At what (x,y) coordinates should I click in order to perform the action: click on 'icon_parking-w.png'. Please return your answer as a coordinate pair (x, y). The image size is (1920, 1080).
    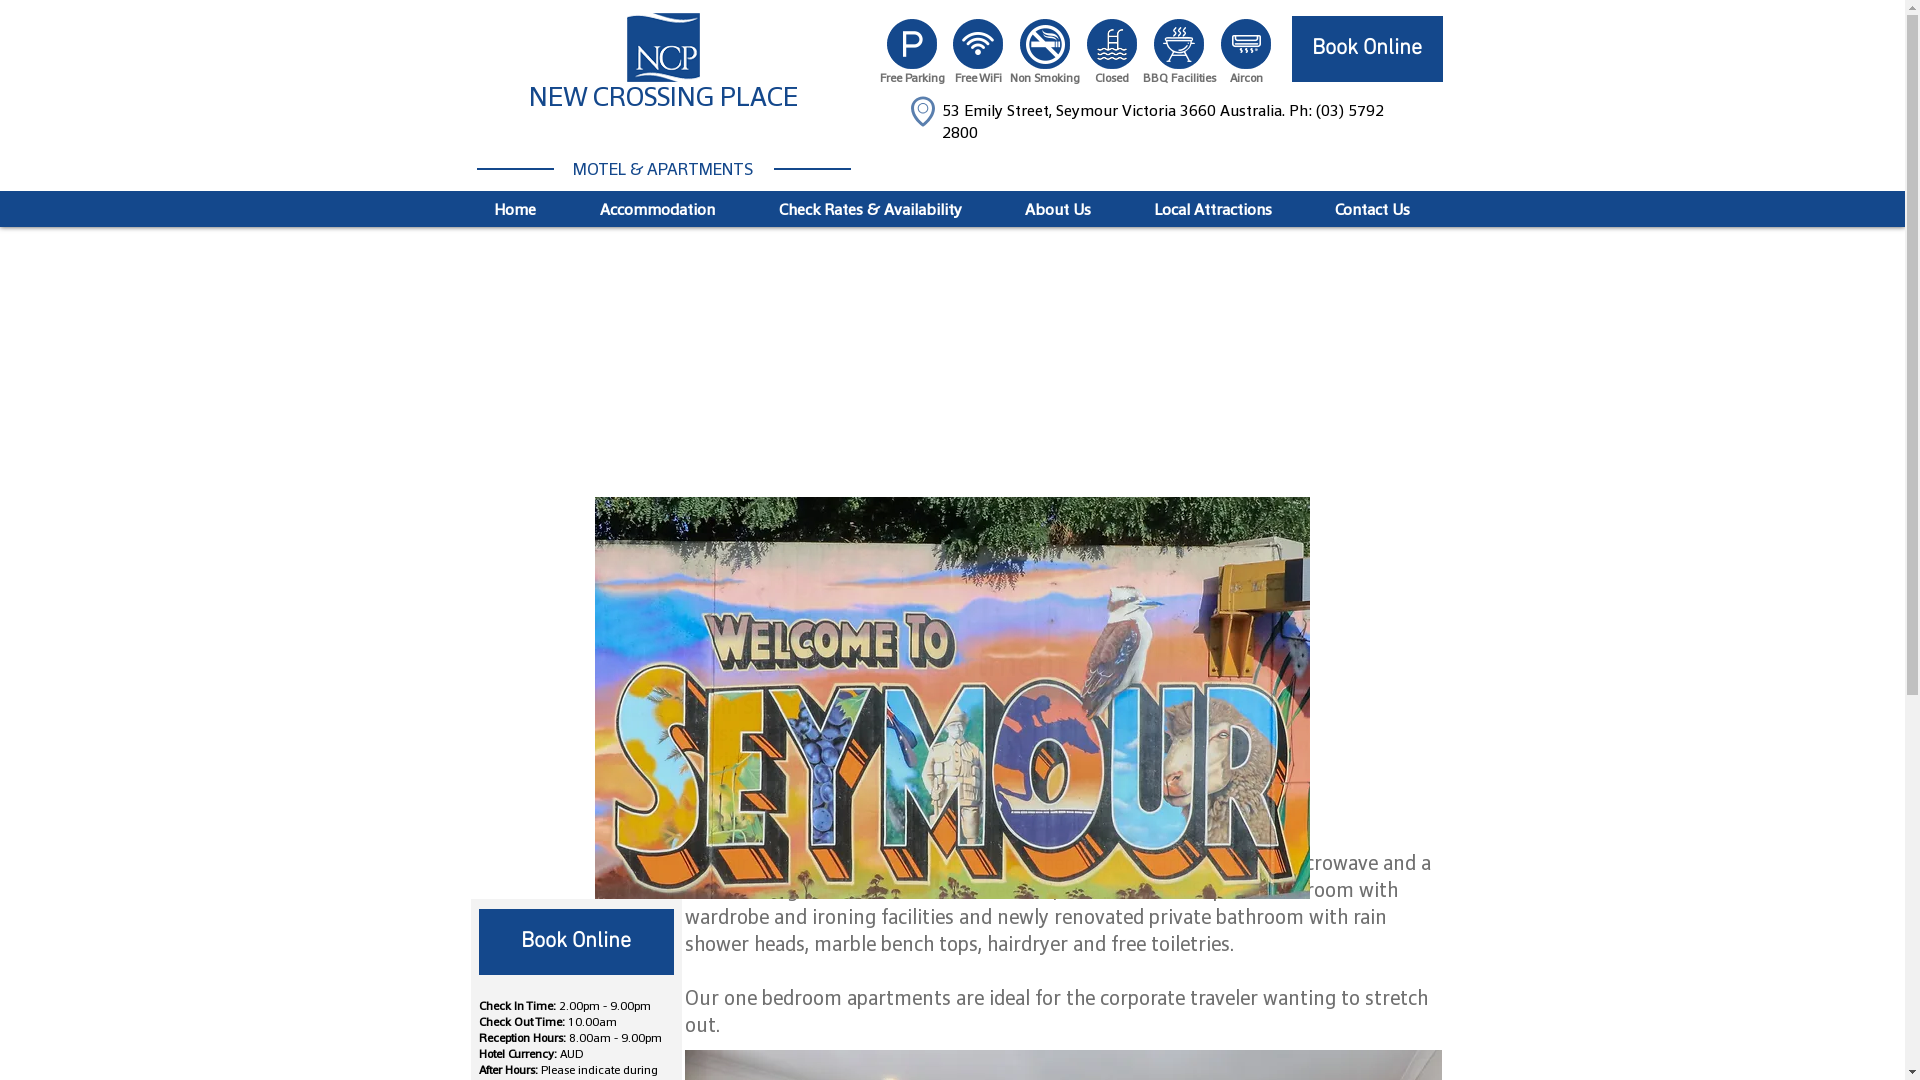
    Looking at the image, I should click on (910, 43).